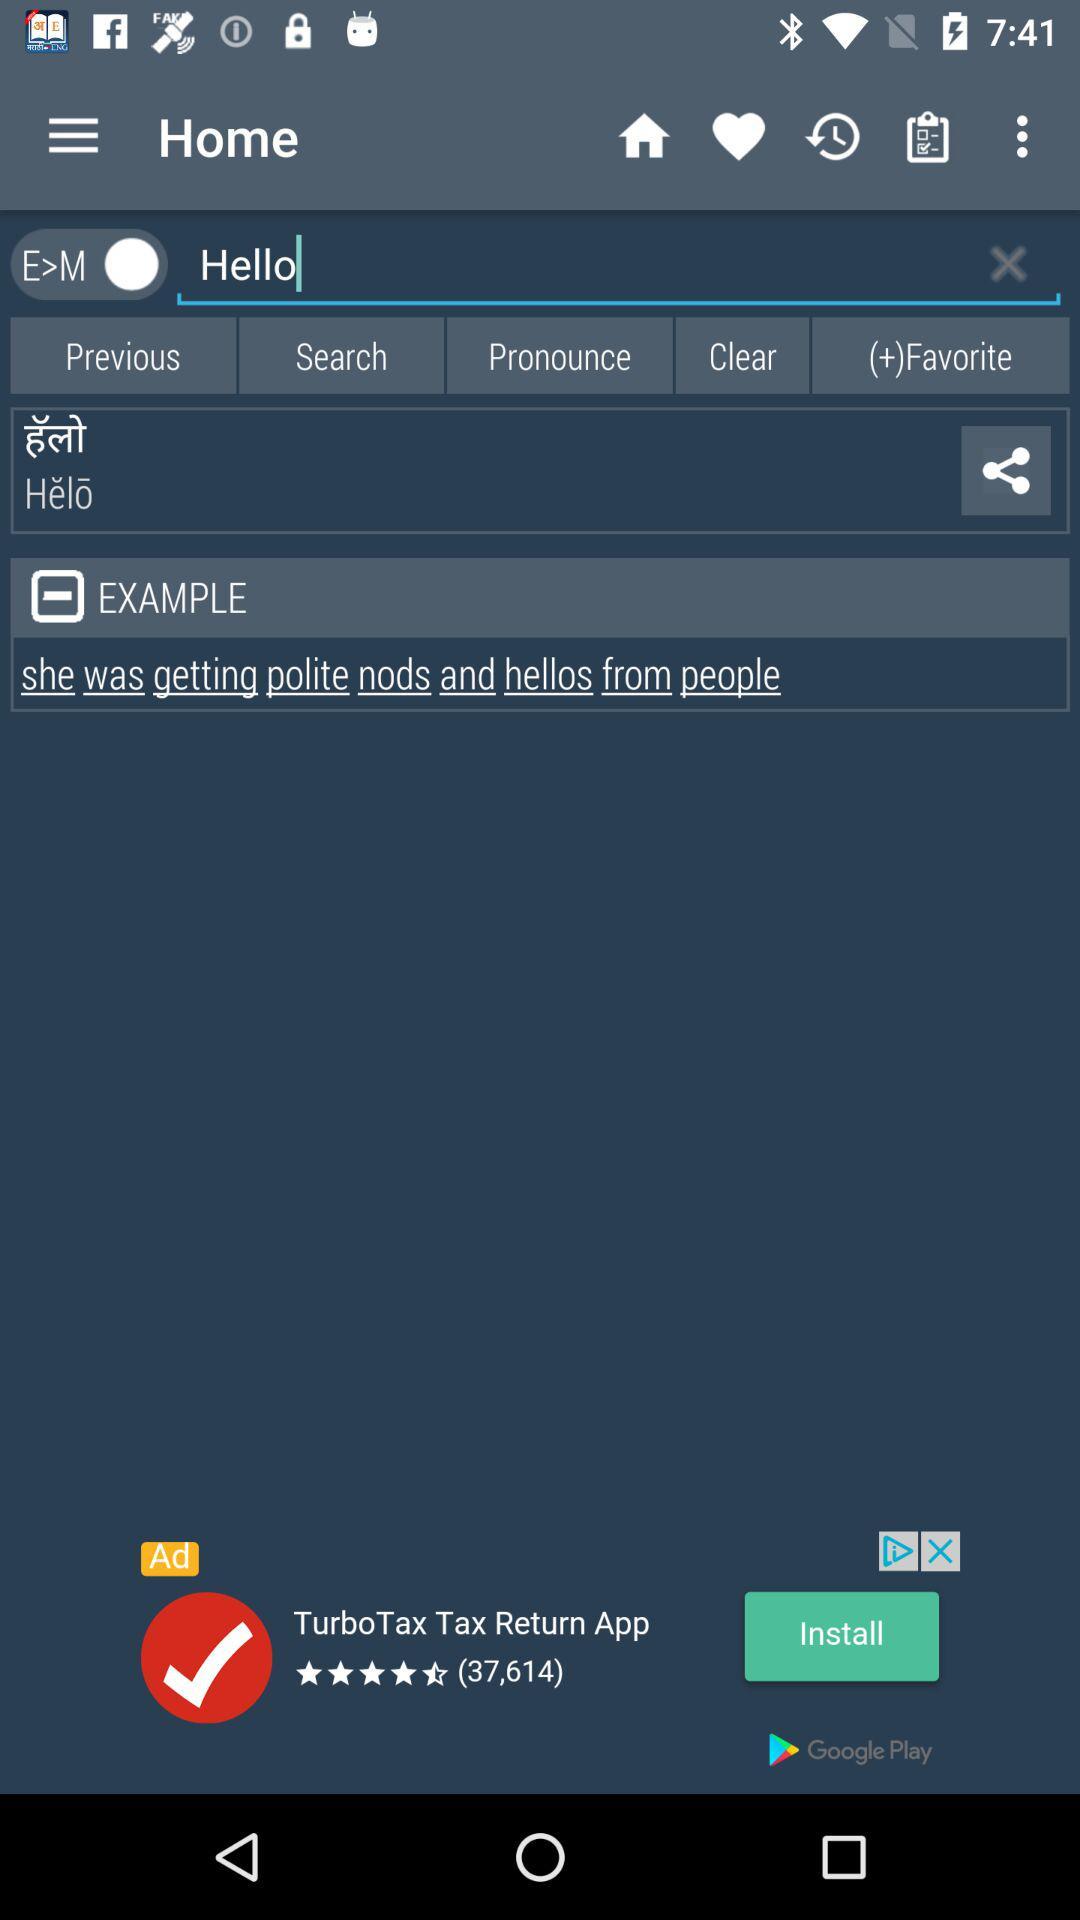 The width and height of the screenshot is (1080, 1920). What do you see at coordinates (540, 1662) in the screenshot?
I see `open advertisement` at bounding box center [540, 1662].